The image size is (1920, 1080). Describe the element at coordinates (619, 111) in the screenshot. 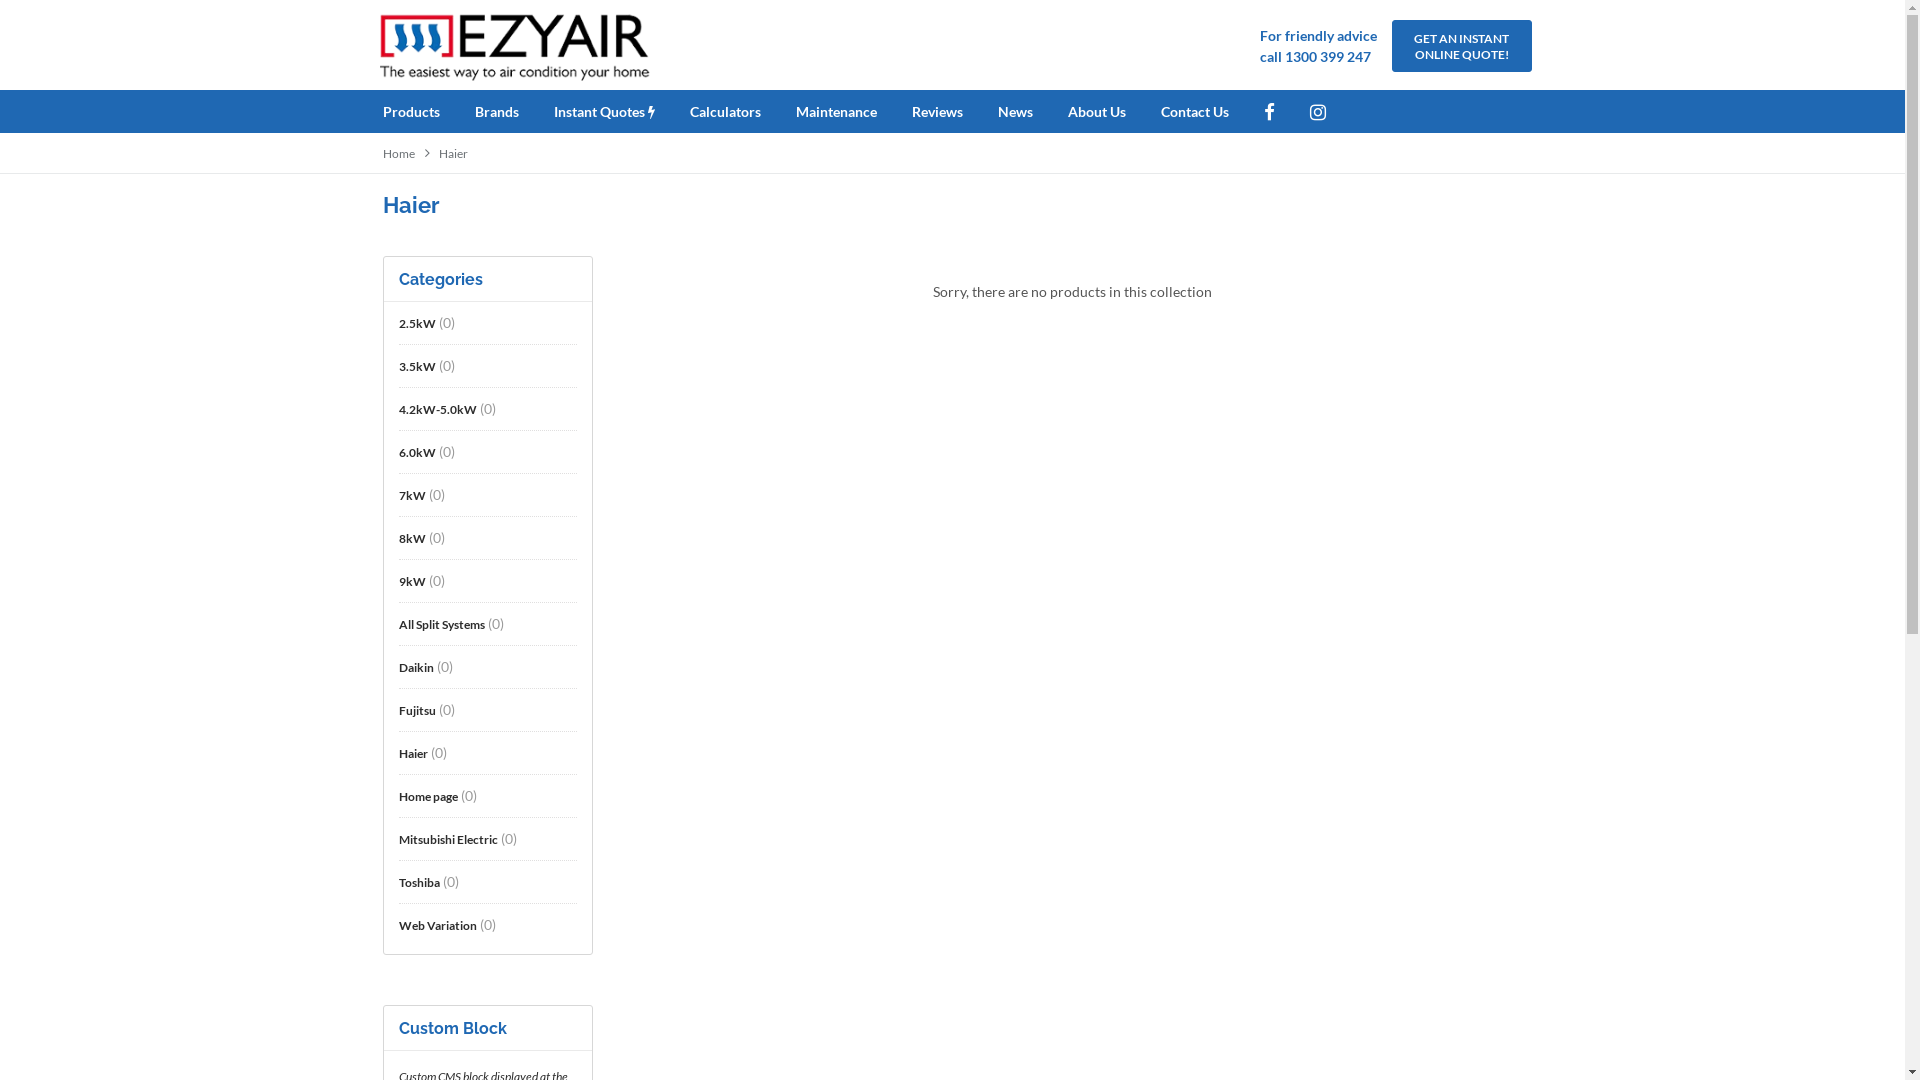

I see `'Instant Quotes'` at that location.